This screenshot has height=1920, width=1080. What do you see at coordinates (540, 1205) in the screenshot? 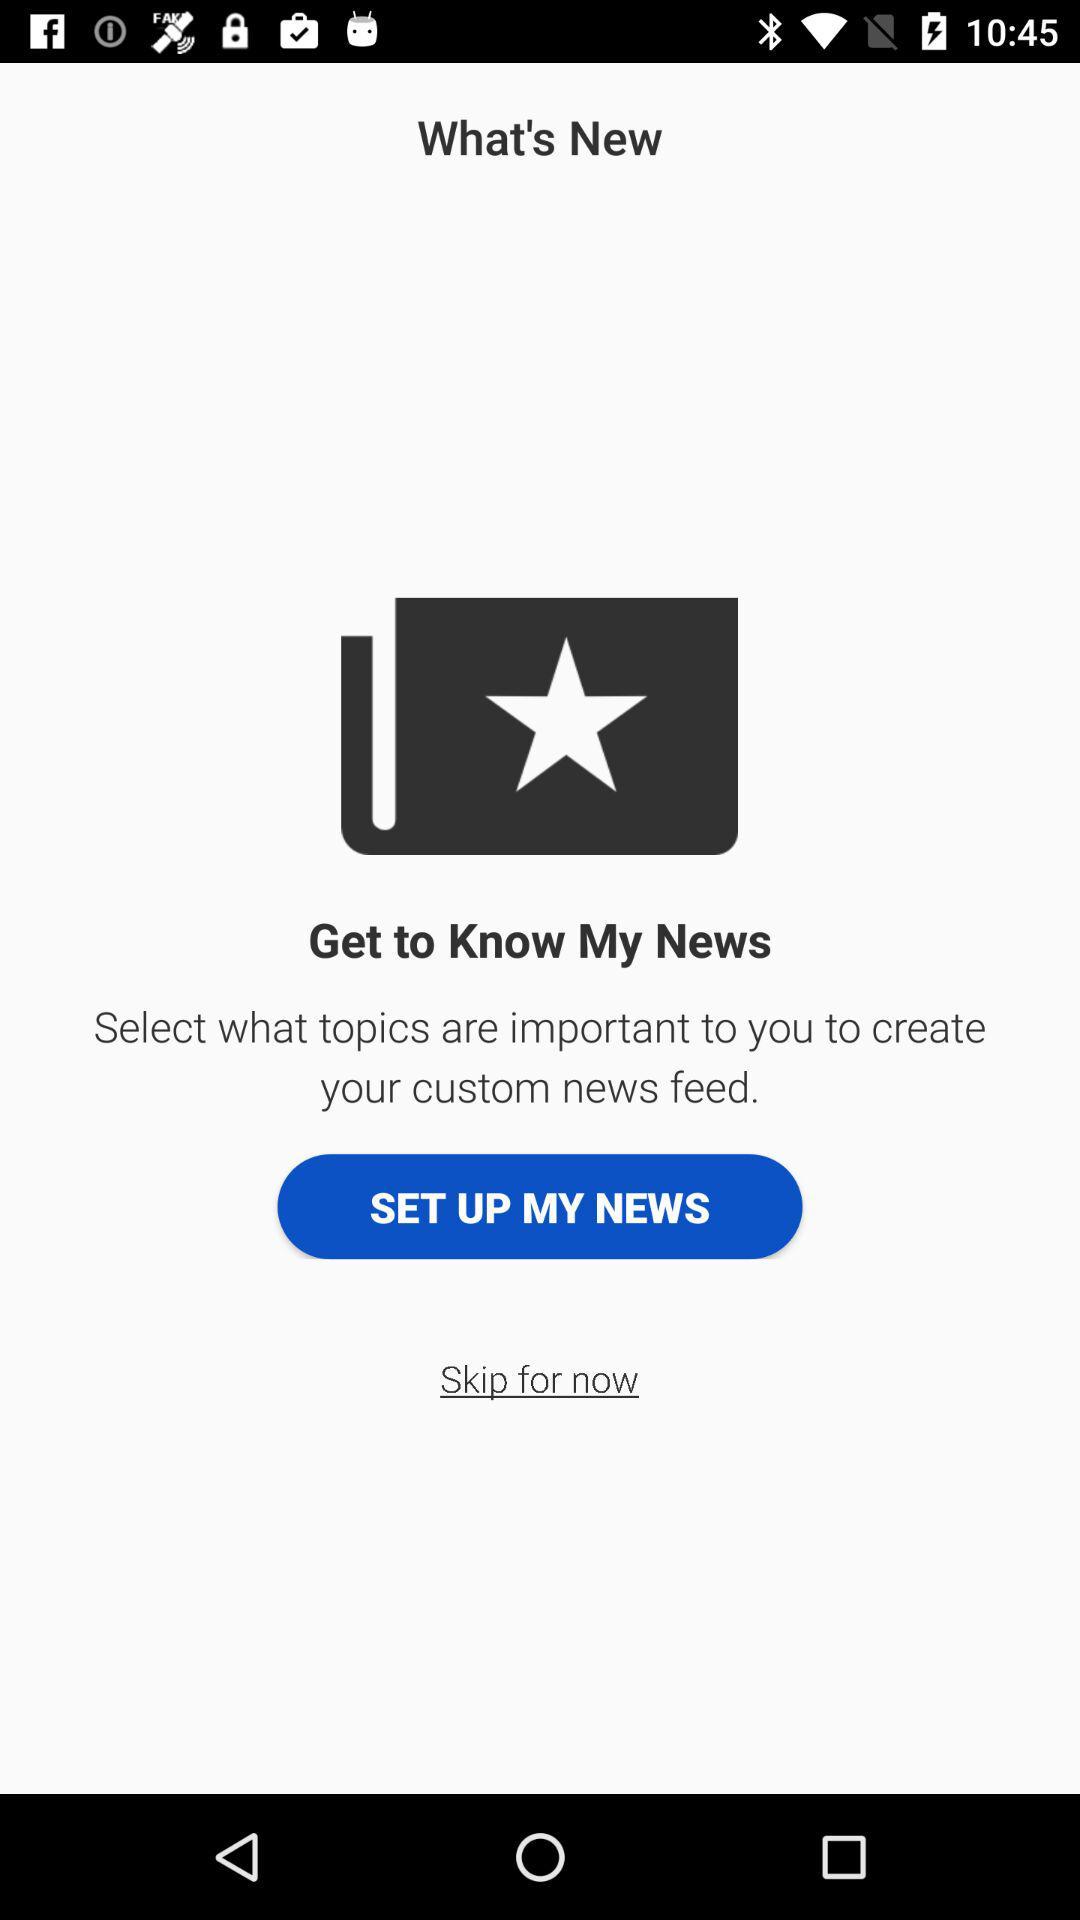
I see `icon below select what topics app` at bounding box center [540, 1205].